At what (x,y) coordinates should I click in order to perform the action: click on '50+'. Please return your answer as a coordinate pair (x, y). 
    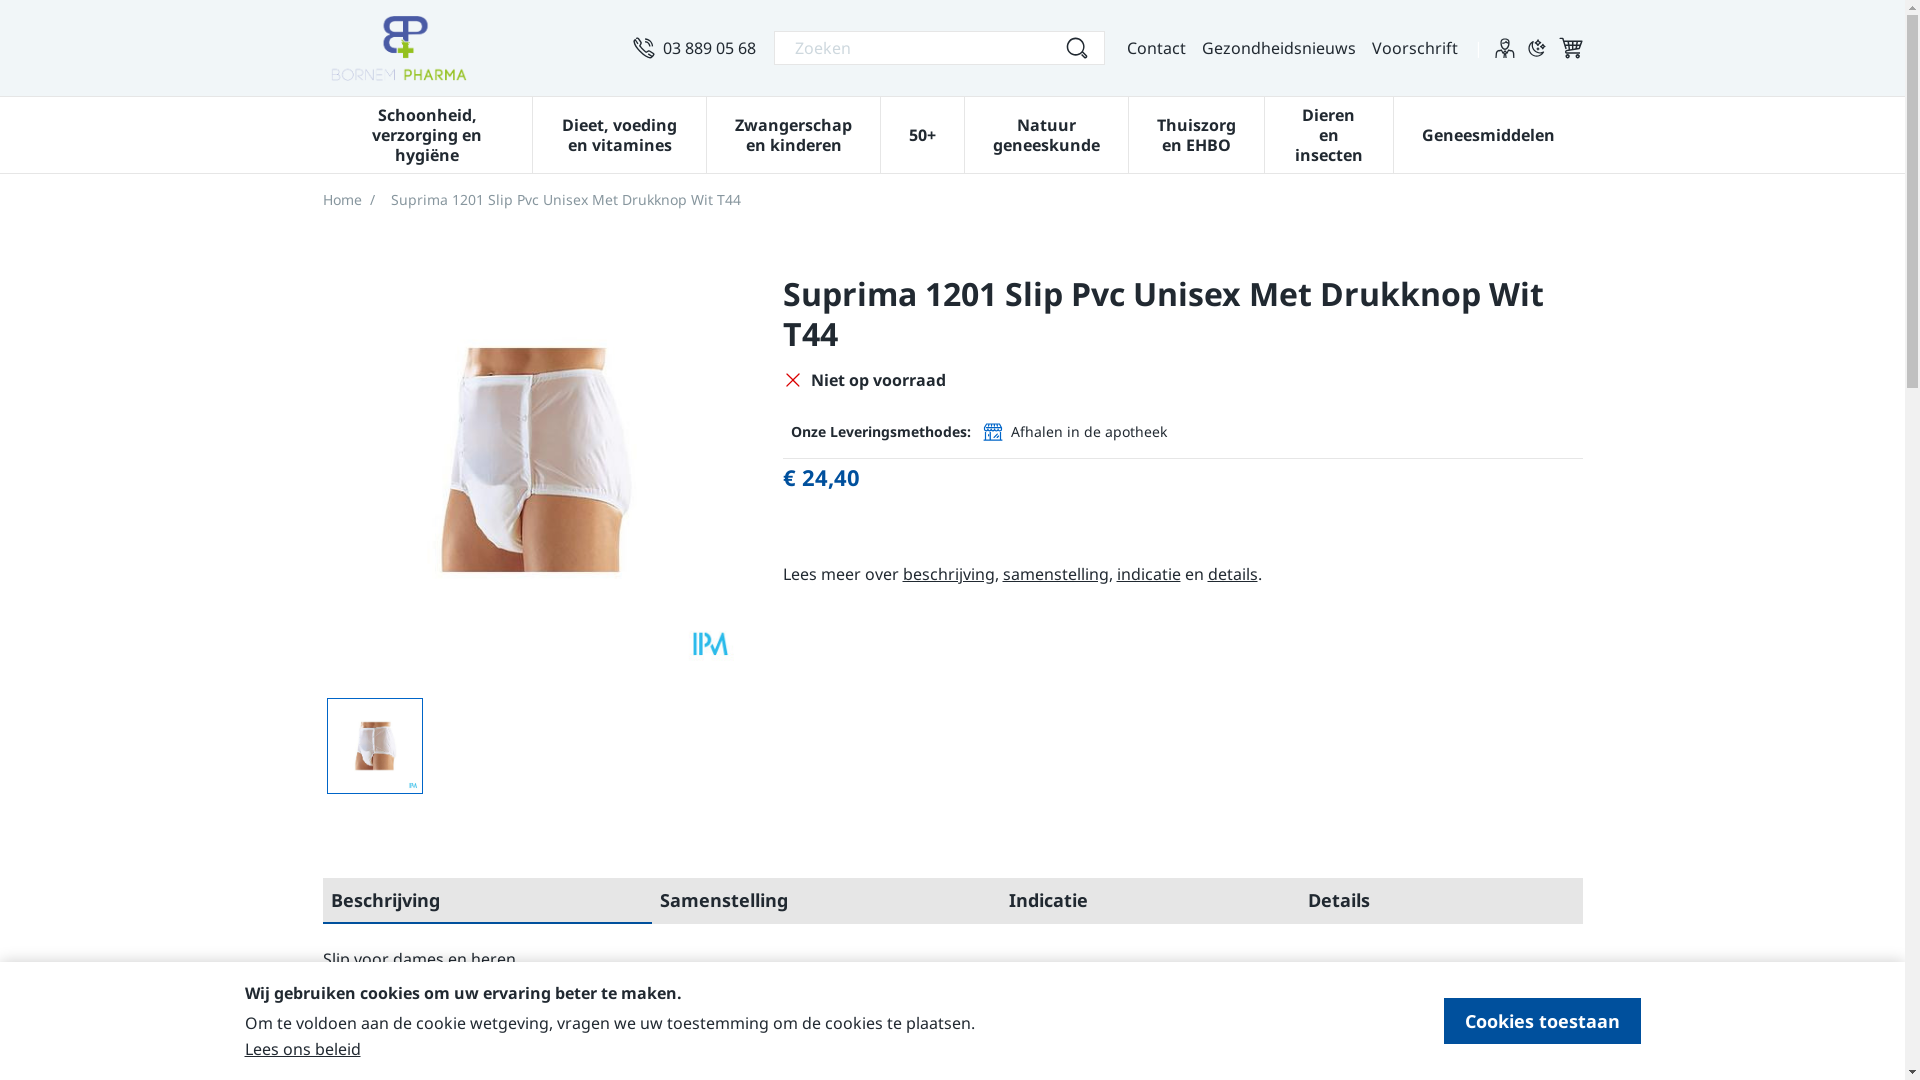
    Looking at the image, I should click on (921, 132).